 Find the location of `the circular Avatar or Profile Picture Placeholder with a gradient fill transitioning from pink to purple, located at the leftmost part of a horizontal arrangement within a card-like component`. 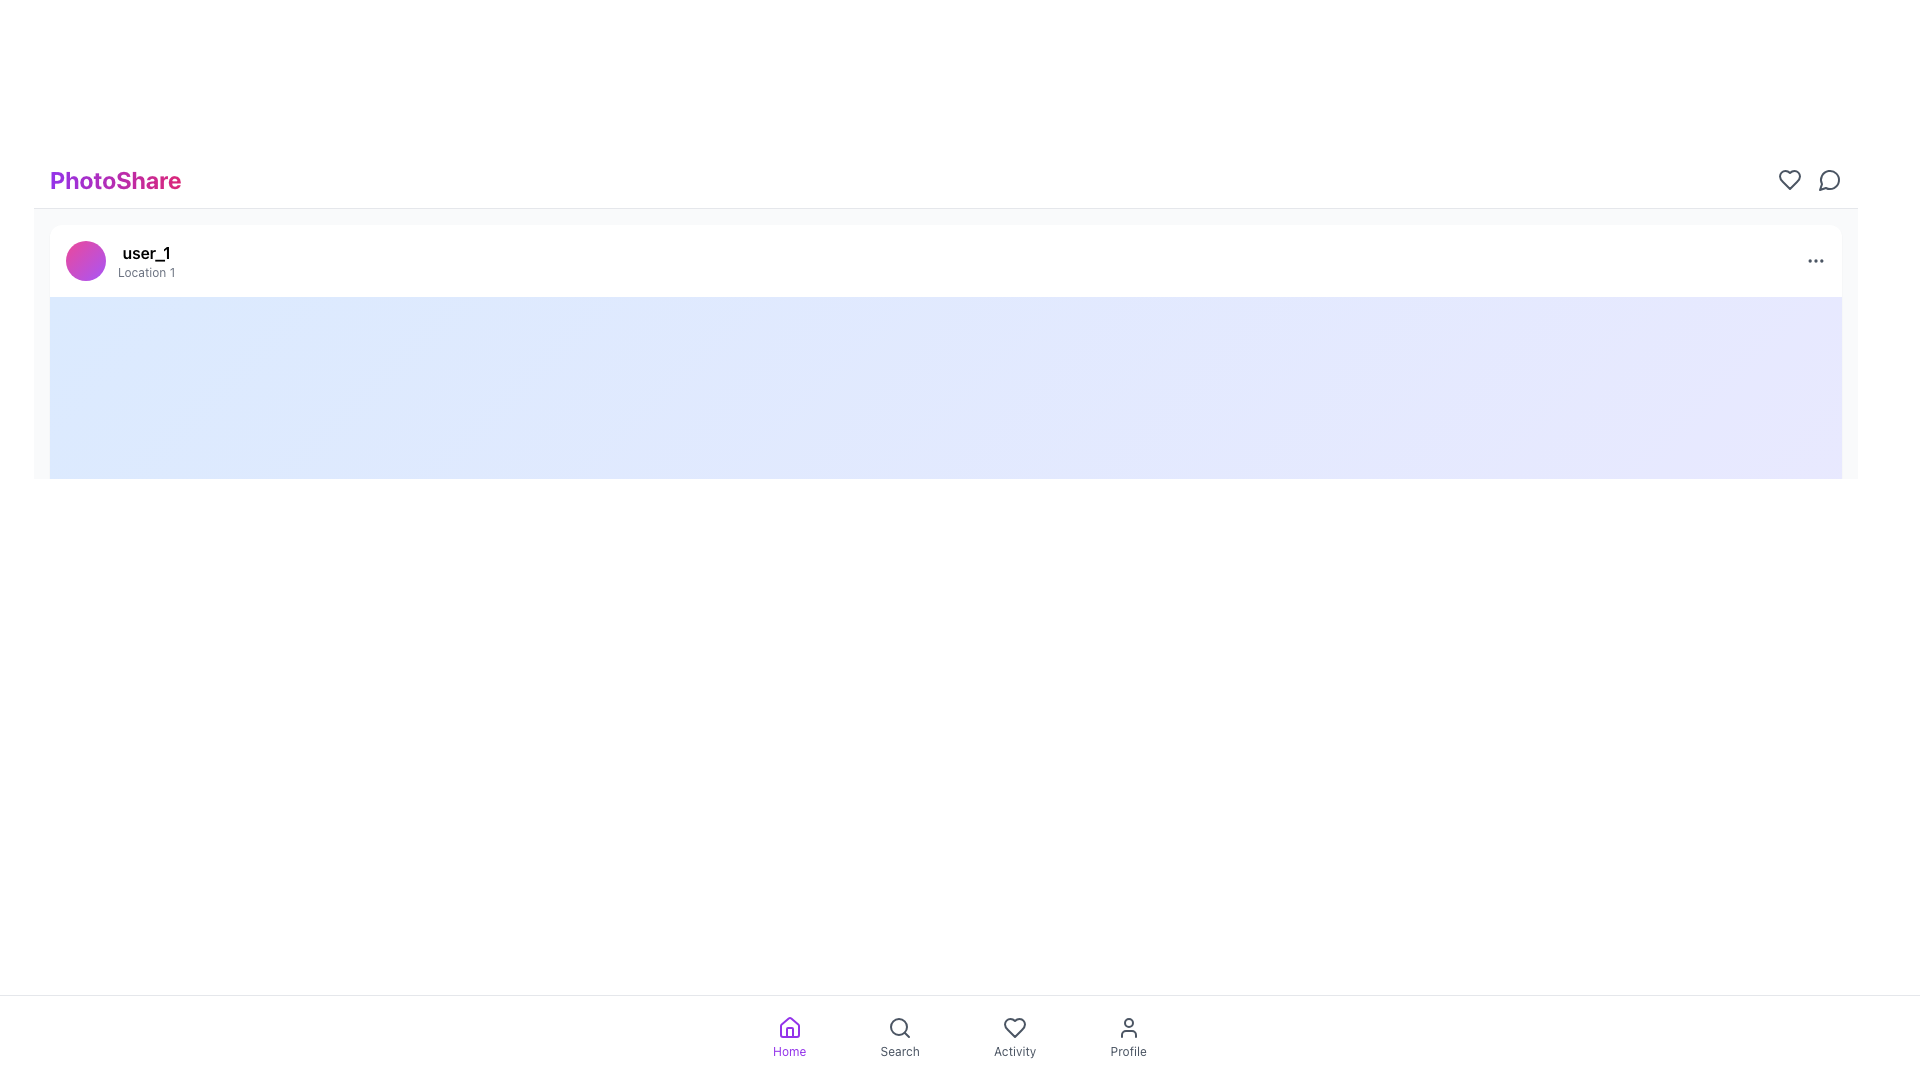

the circular Avatar or Profile Picture Placeholder with a gradient fill transitioning from pink to purple, located at the leftmost part of a horizontal arrangement within a card-like component is located at coordinates (85, 260).